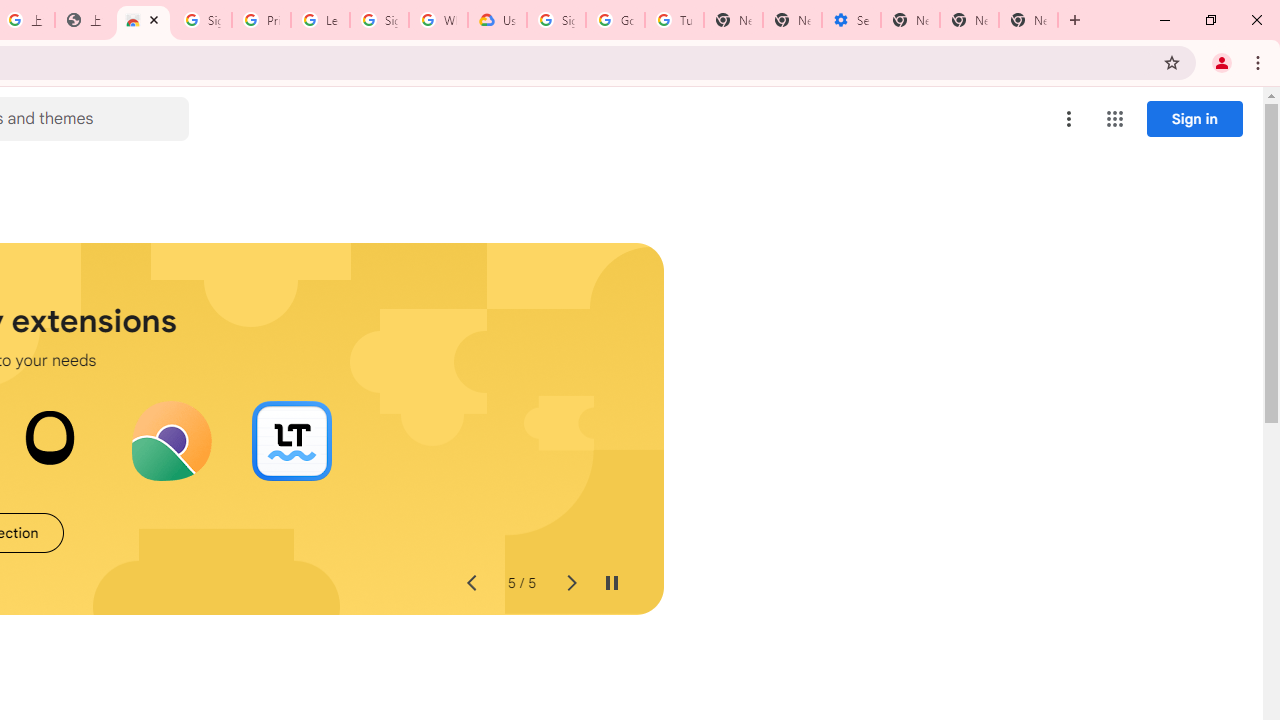 Image resolution: width=1280 pixels, height=720 pixels. Describe the element at coordinates (1068, 119) in the screenshot. I see `'More options menu'` at that location.